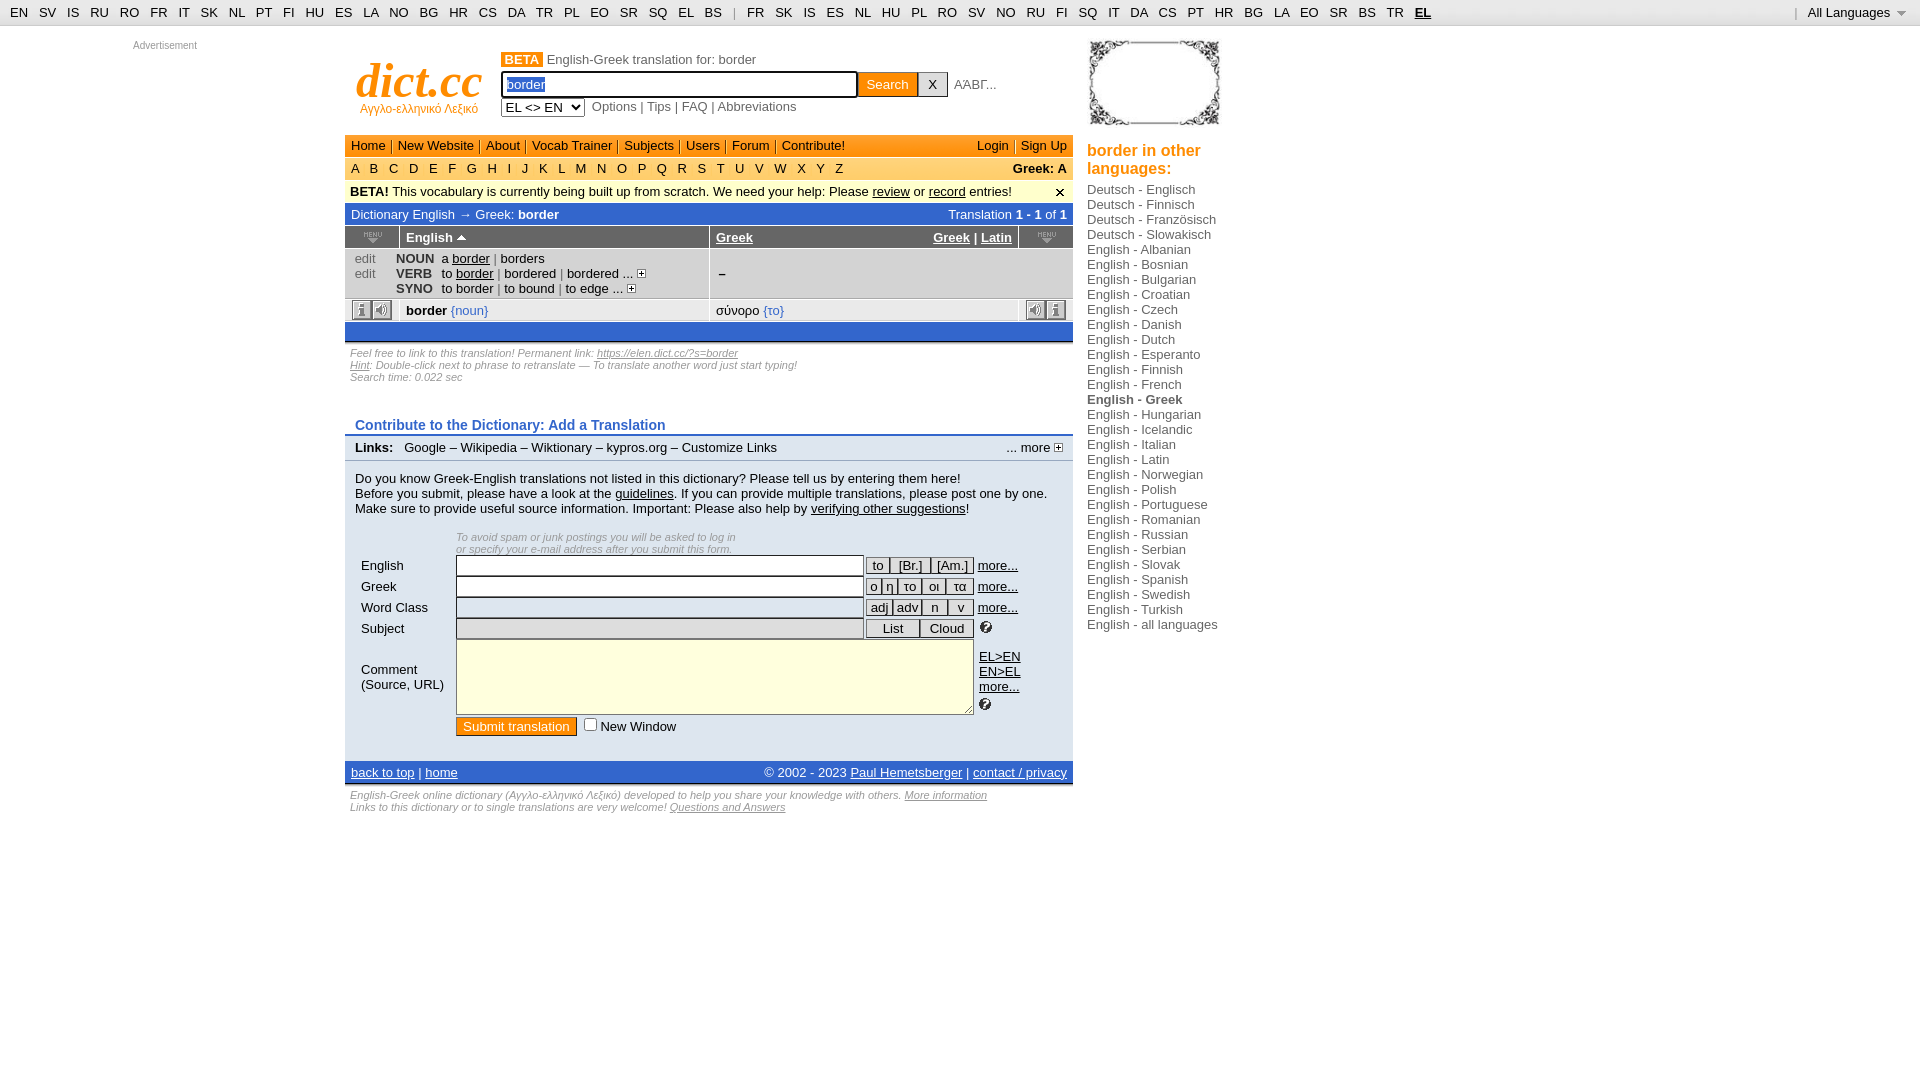 The width and height of the screenshot is (1920, 1080). Describe the element at coordinates (492, 167) in the screenshot. I see `'H'` at that location.